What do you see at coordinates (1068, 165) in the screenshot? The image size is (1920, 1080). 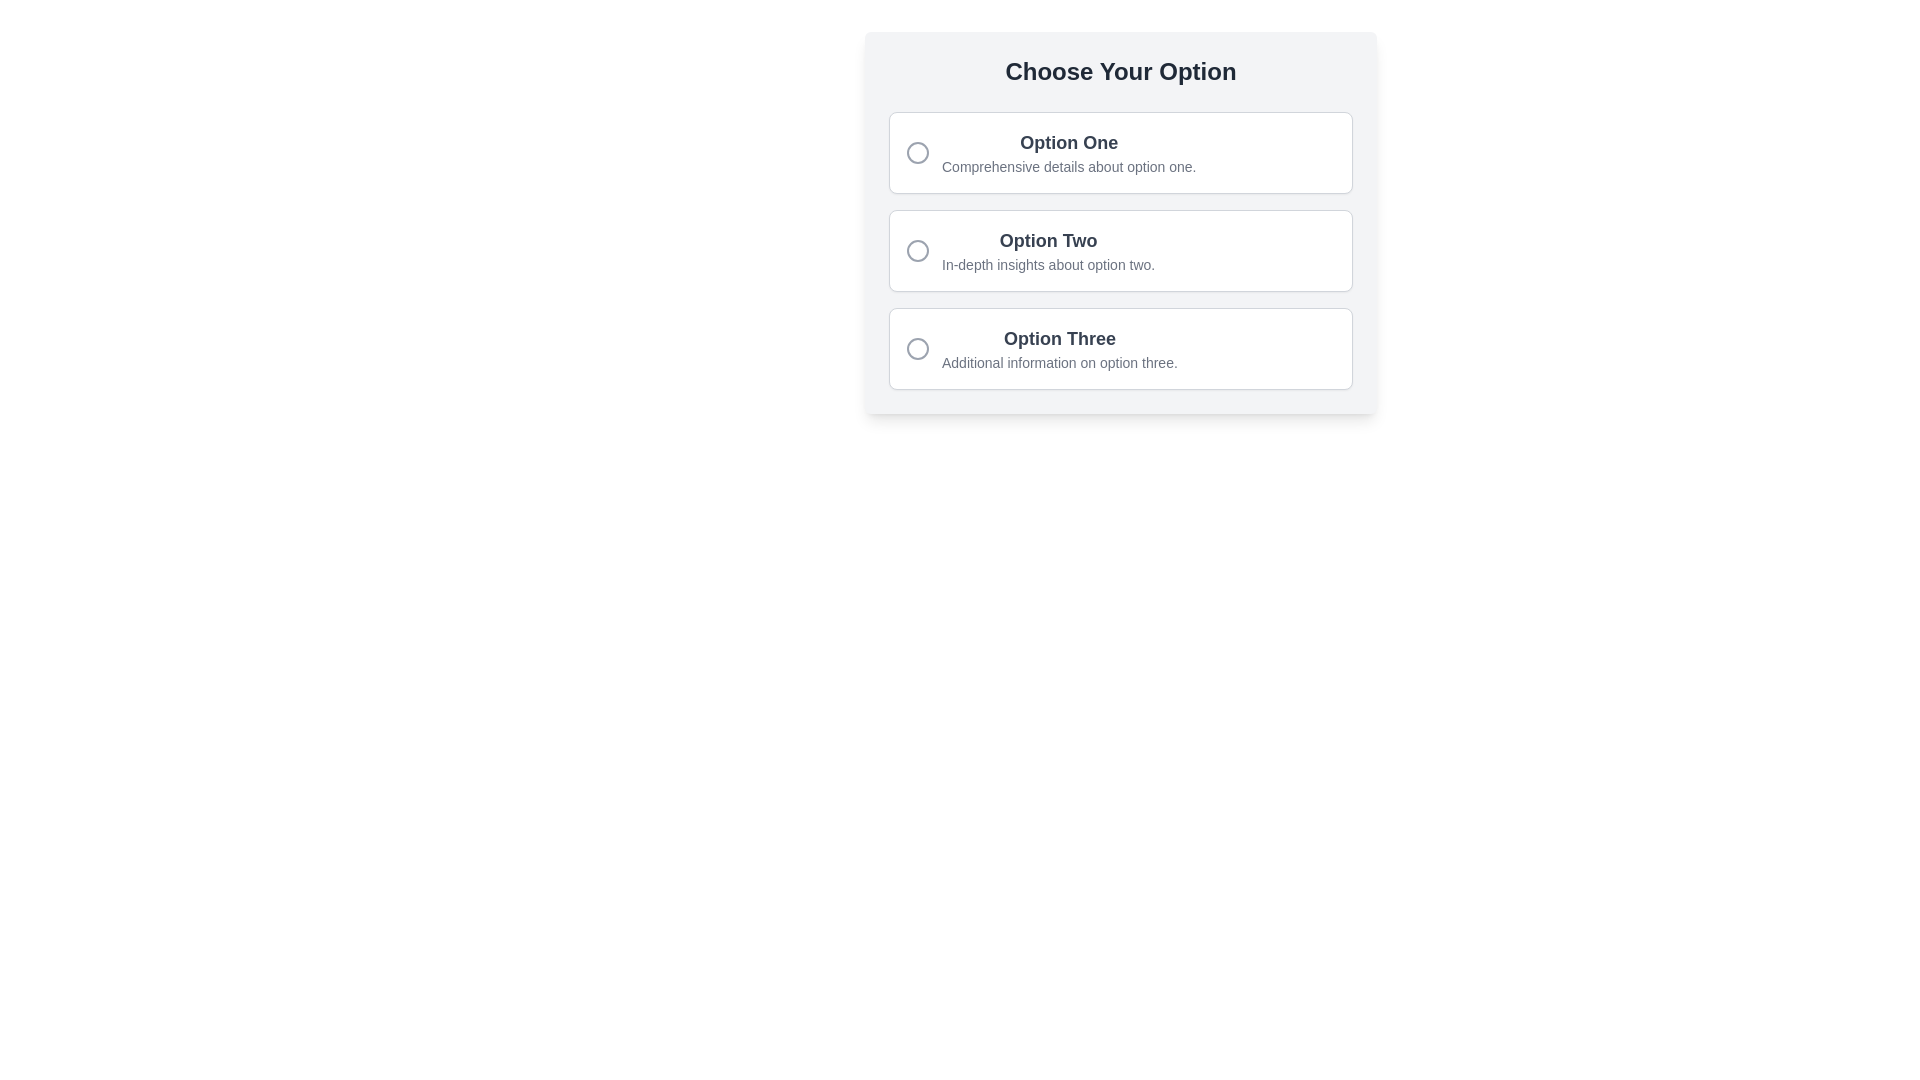 I see `the text label that provides additional descriptive information for 'Option One', located in the first option row of a vertical list of selectable options` at bounding box center [1068, 165].